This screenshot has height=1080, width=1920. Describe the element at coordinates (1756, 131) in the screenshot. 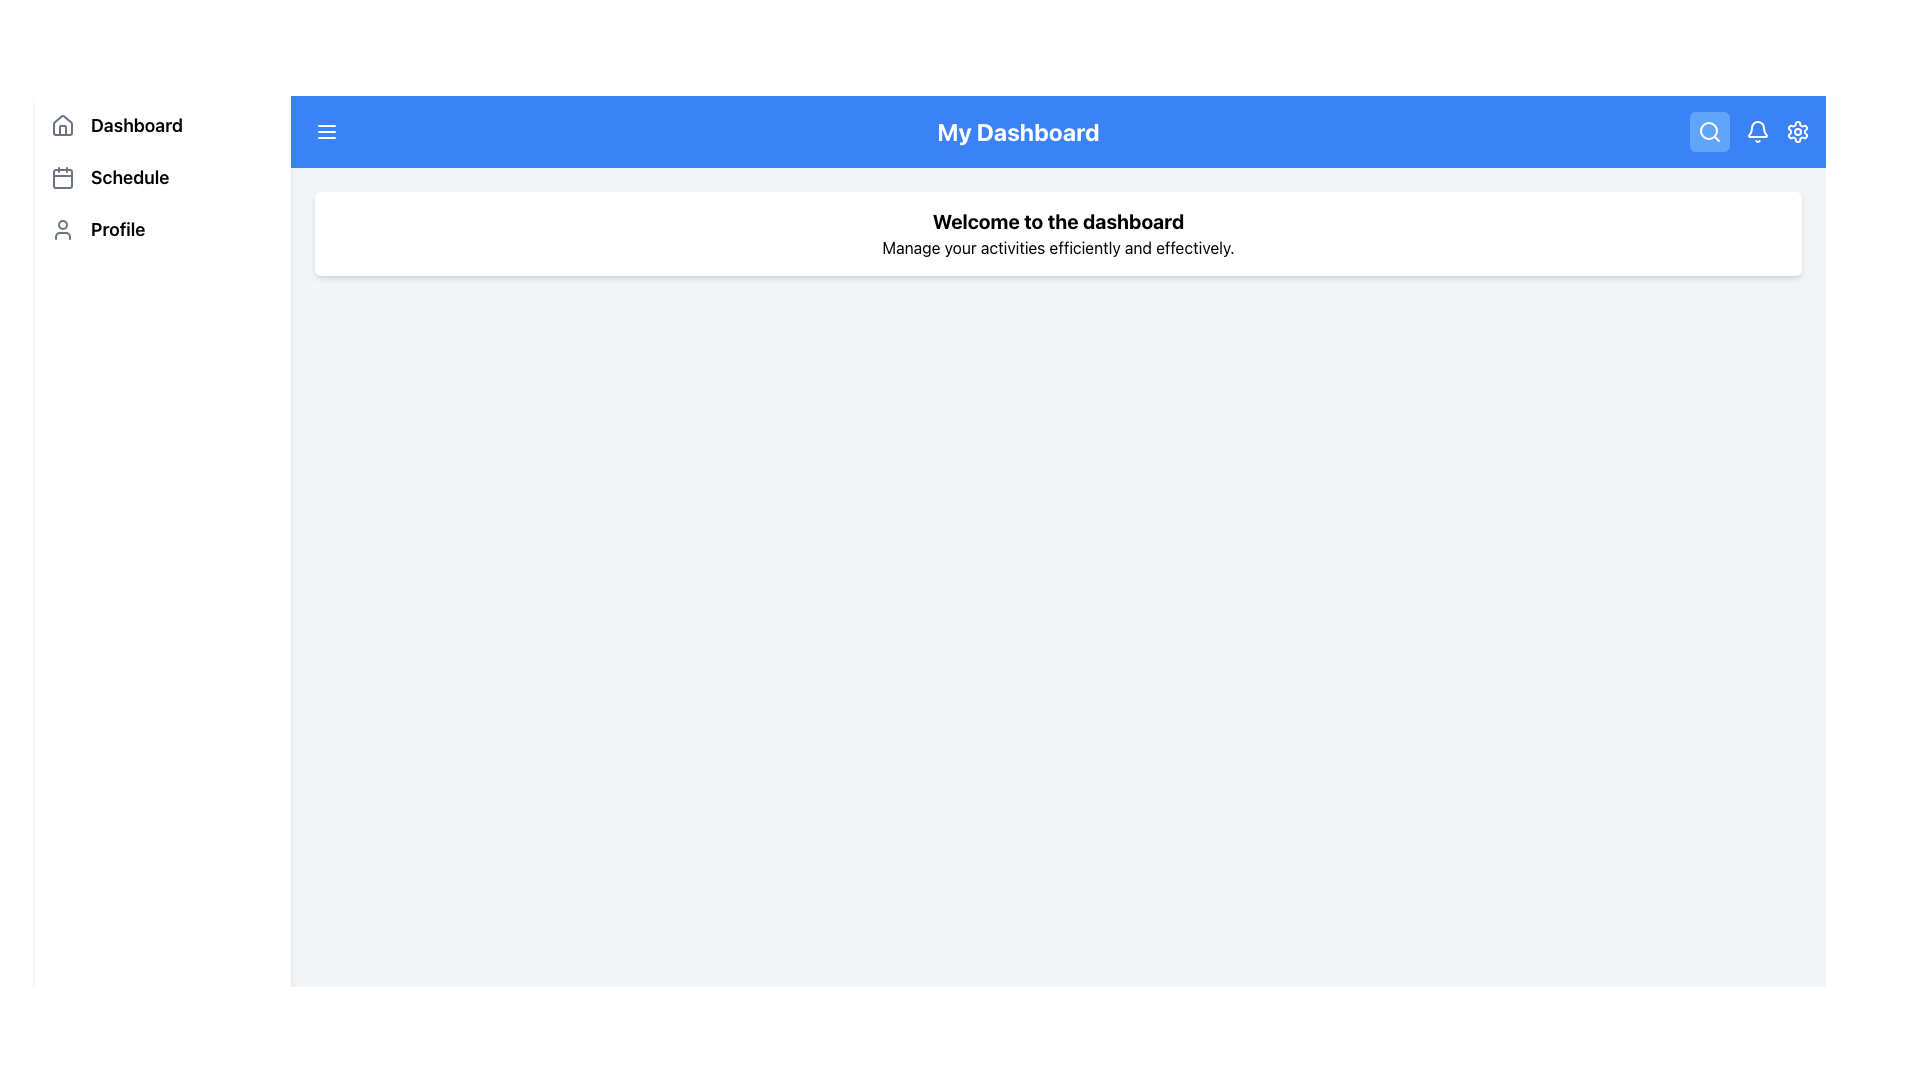

I see `the notification bell icon located at the top-right of the main app bar` at that location.